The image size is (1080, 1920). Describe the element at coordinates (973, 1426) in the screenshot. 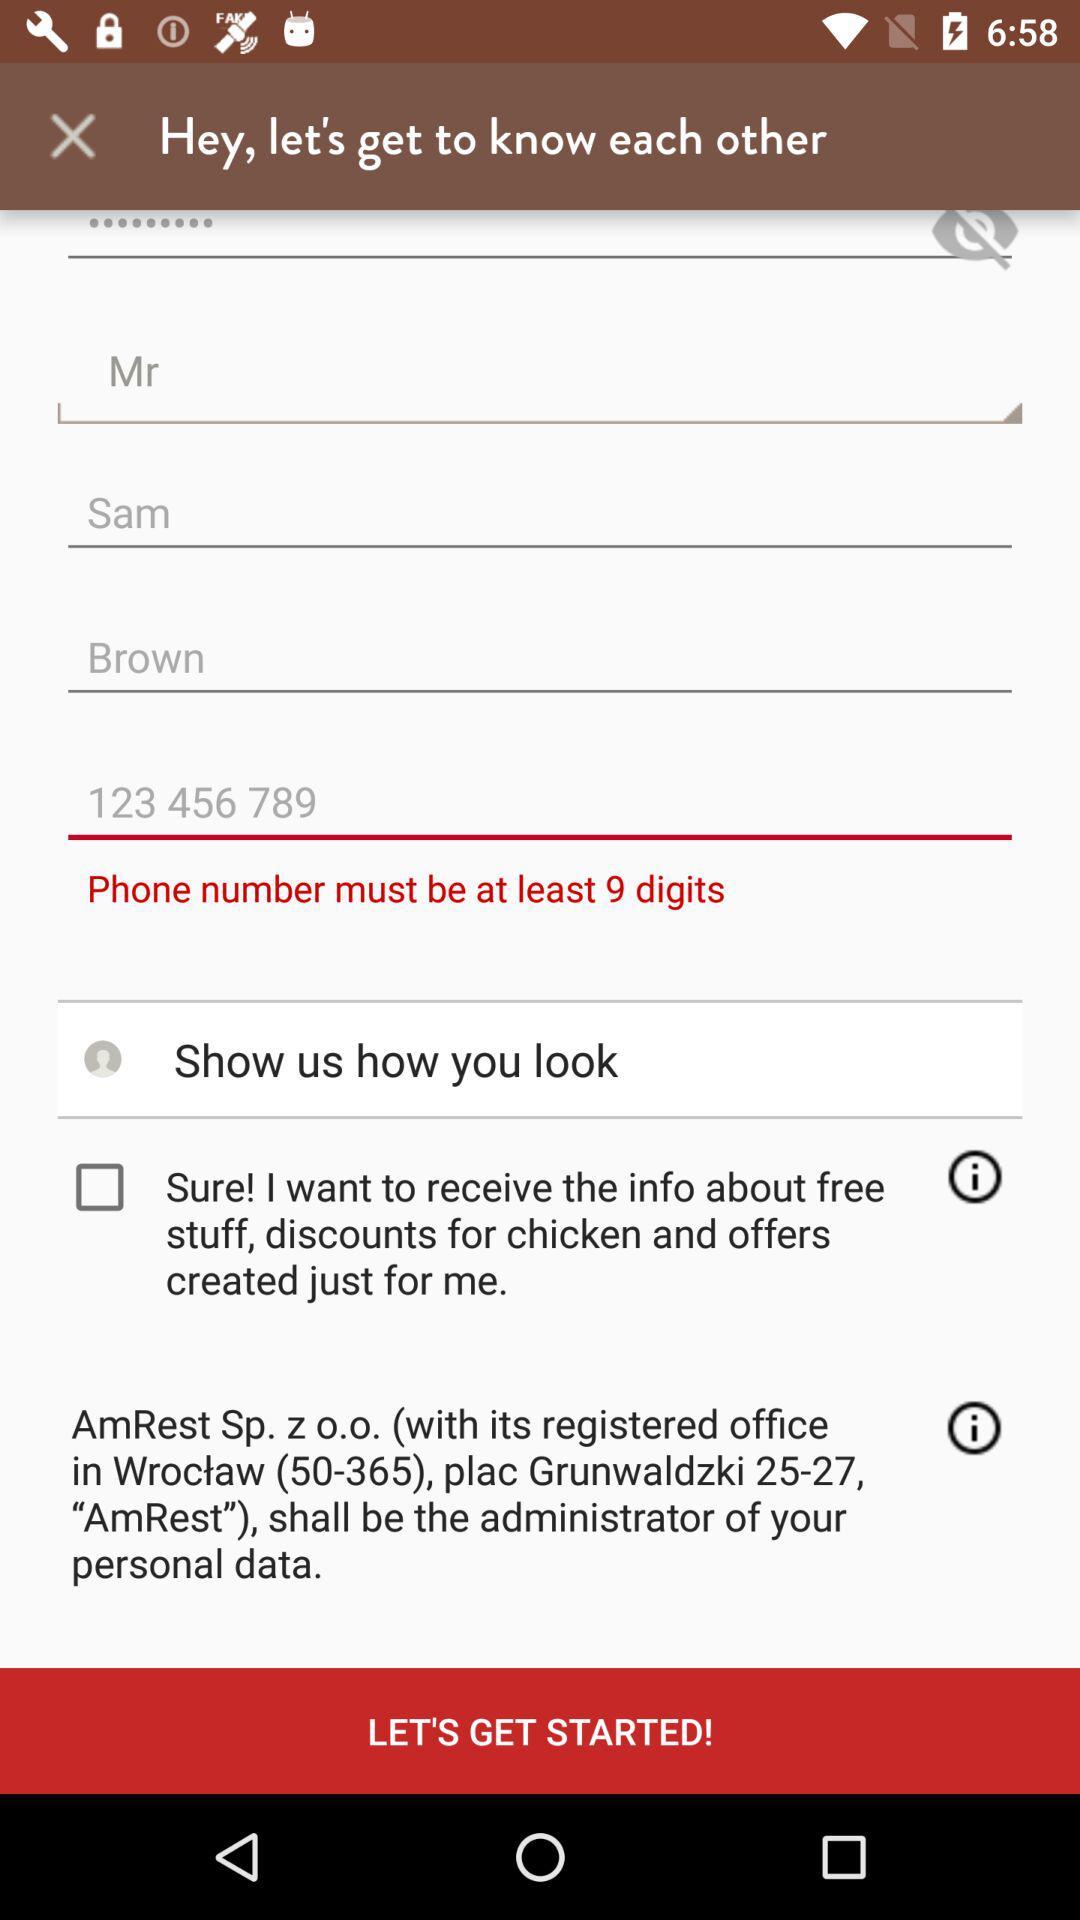

I see `the info icon` at that location.